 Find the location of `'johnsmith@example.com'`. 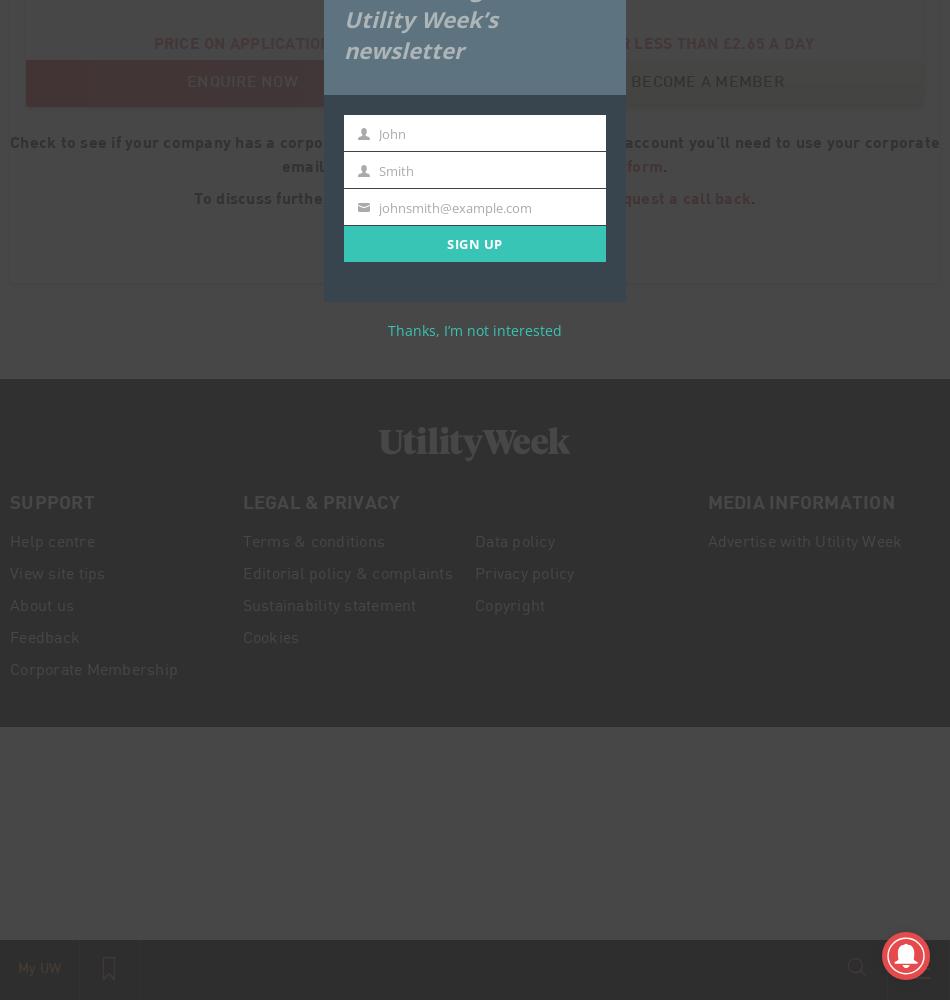

'johnsmith@example.com' is located at coordinates (377, 207).